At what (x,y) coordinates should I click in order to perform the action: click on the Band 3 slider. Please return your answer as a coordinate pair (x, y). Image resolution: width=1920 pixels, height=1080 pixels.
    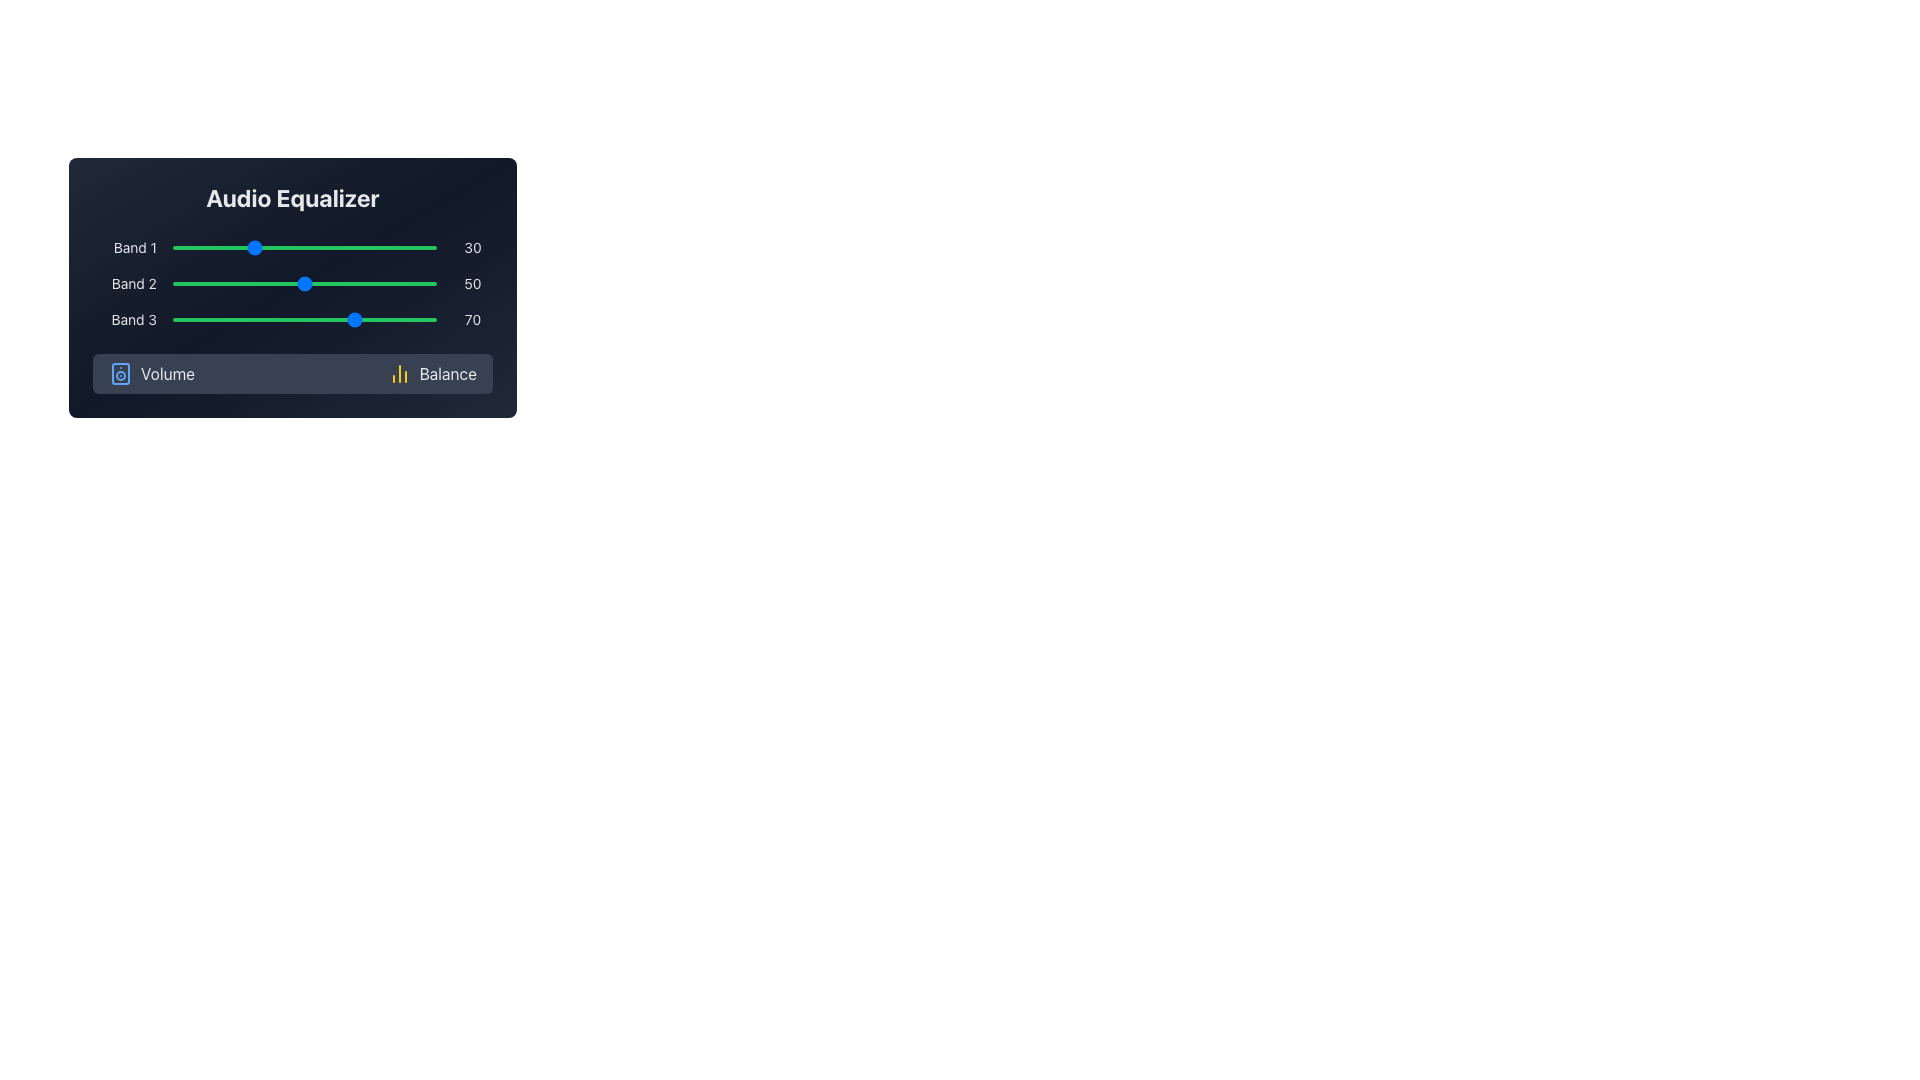
    Looking at the image, I should click on (191, 319).